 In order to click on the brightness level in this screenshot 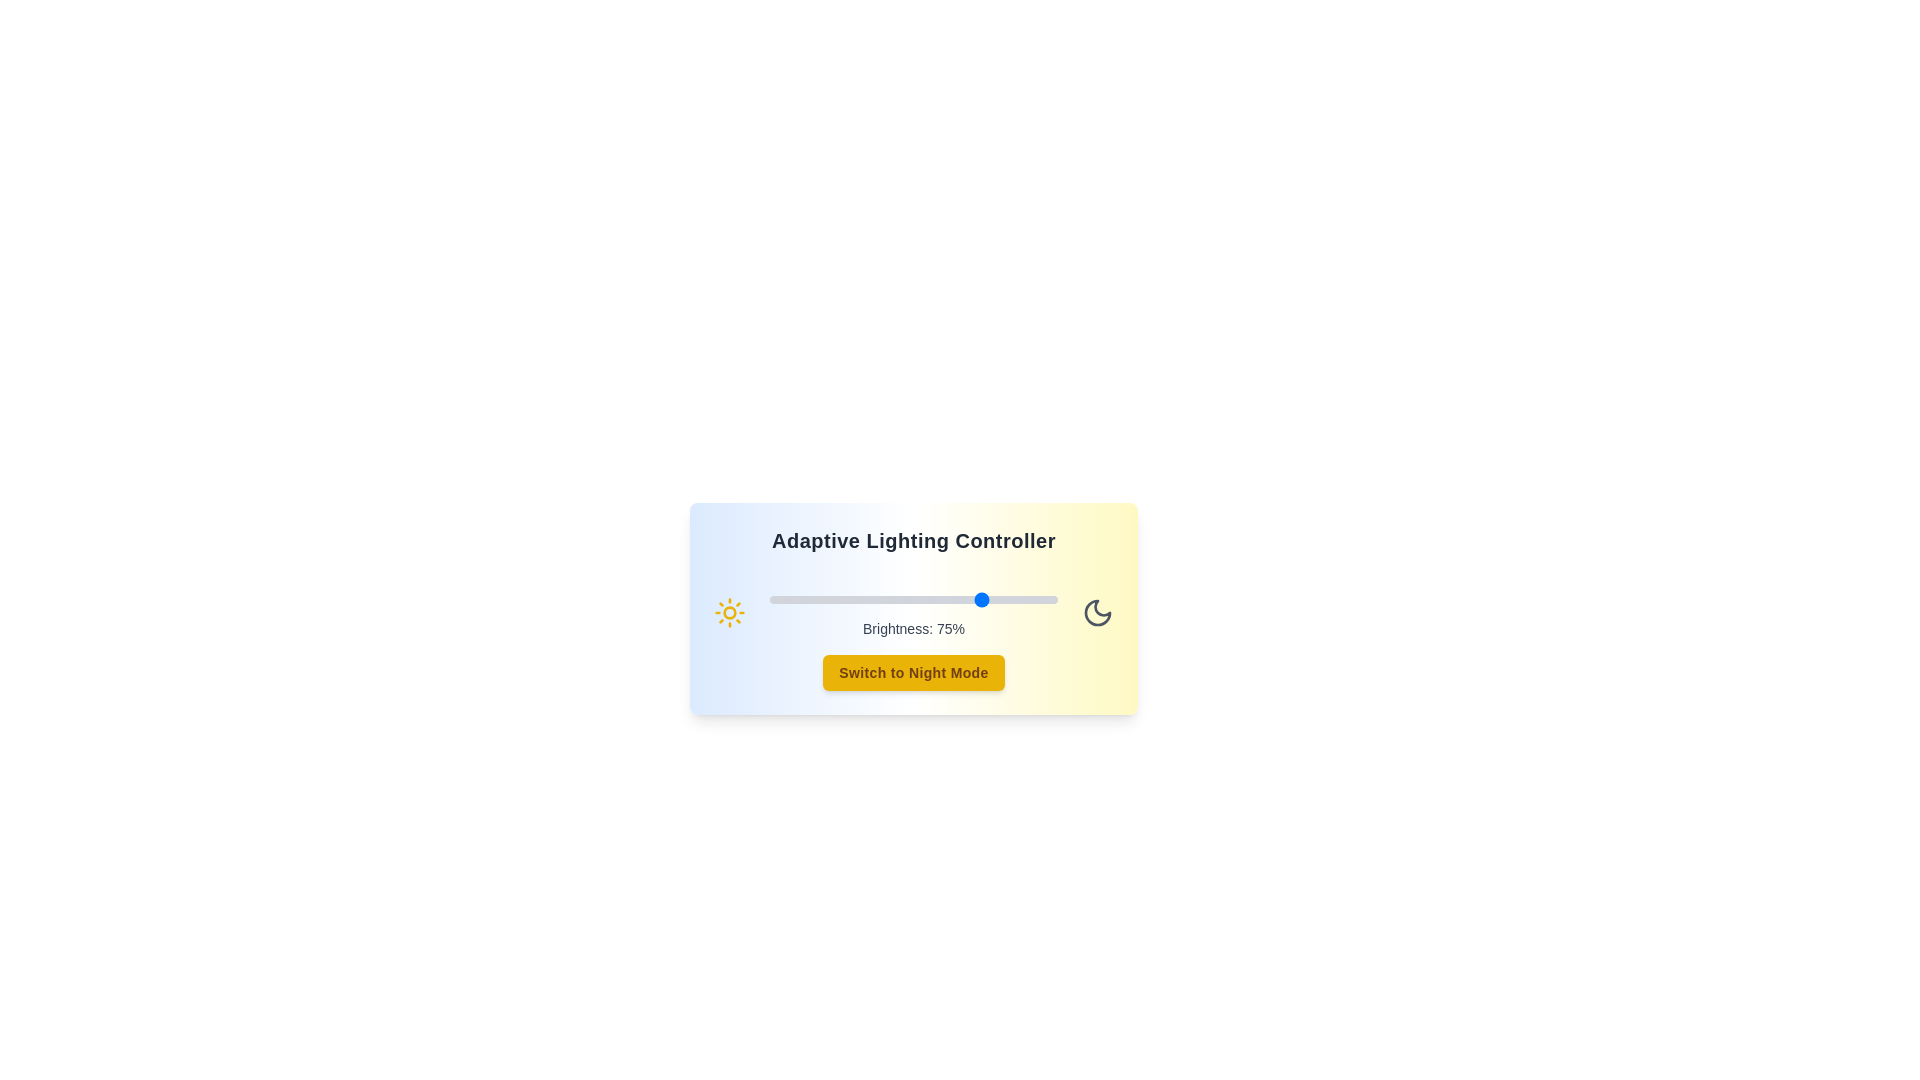, I will do `click(956, 599)`.